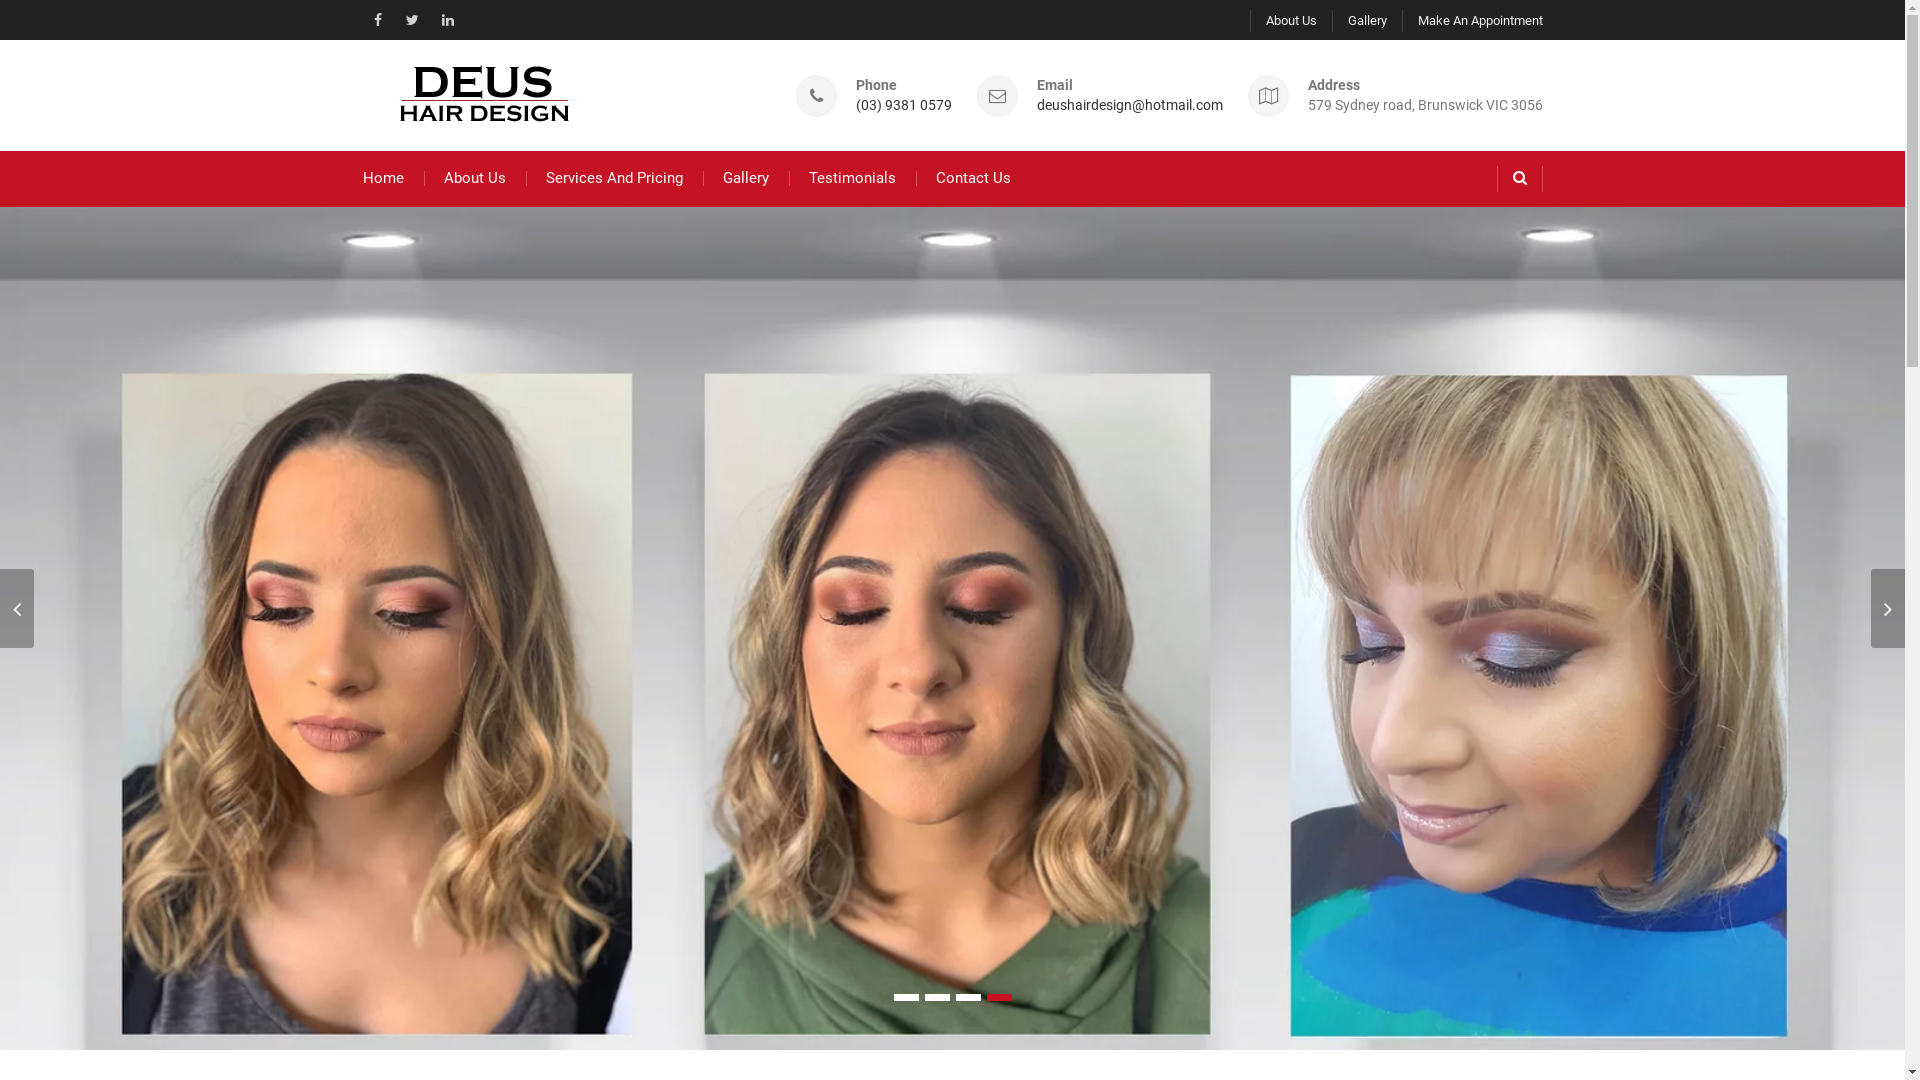 This screenshot has height=1080, width=1920. What do you see at coordinates (743, 177) in the screenshot?
I see `'Gallery'` at bounding box center [743, 177].